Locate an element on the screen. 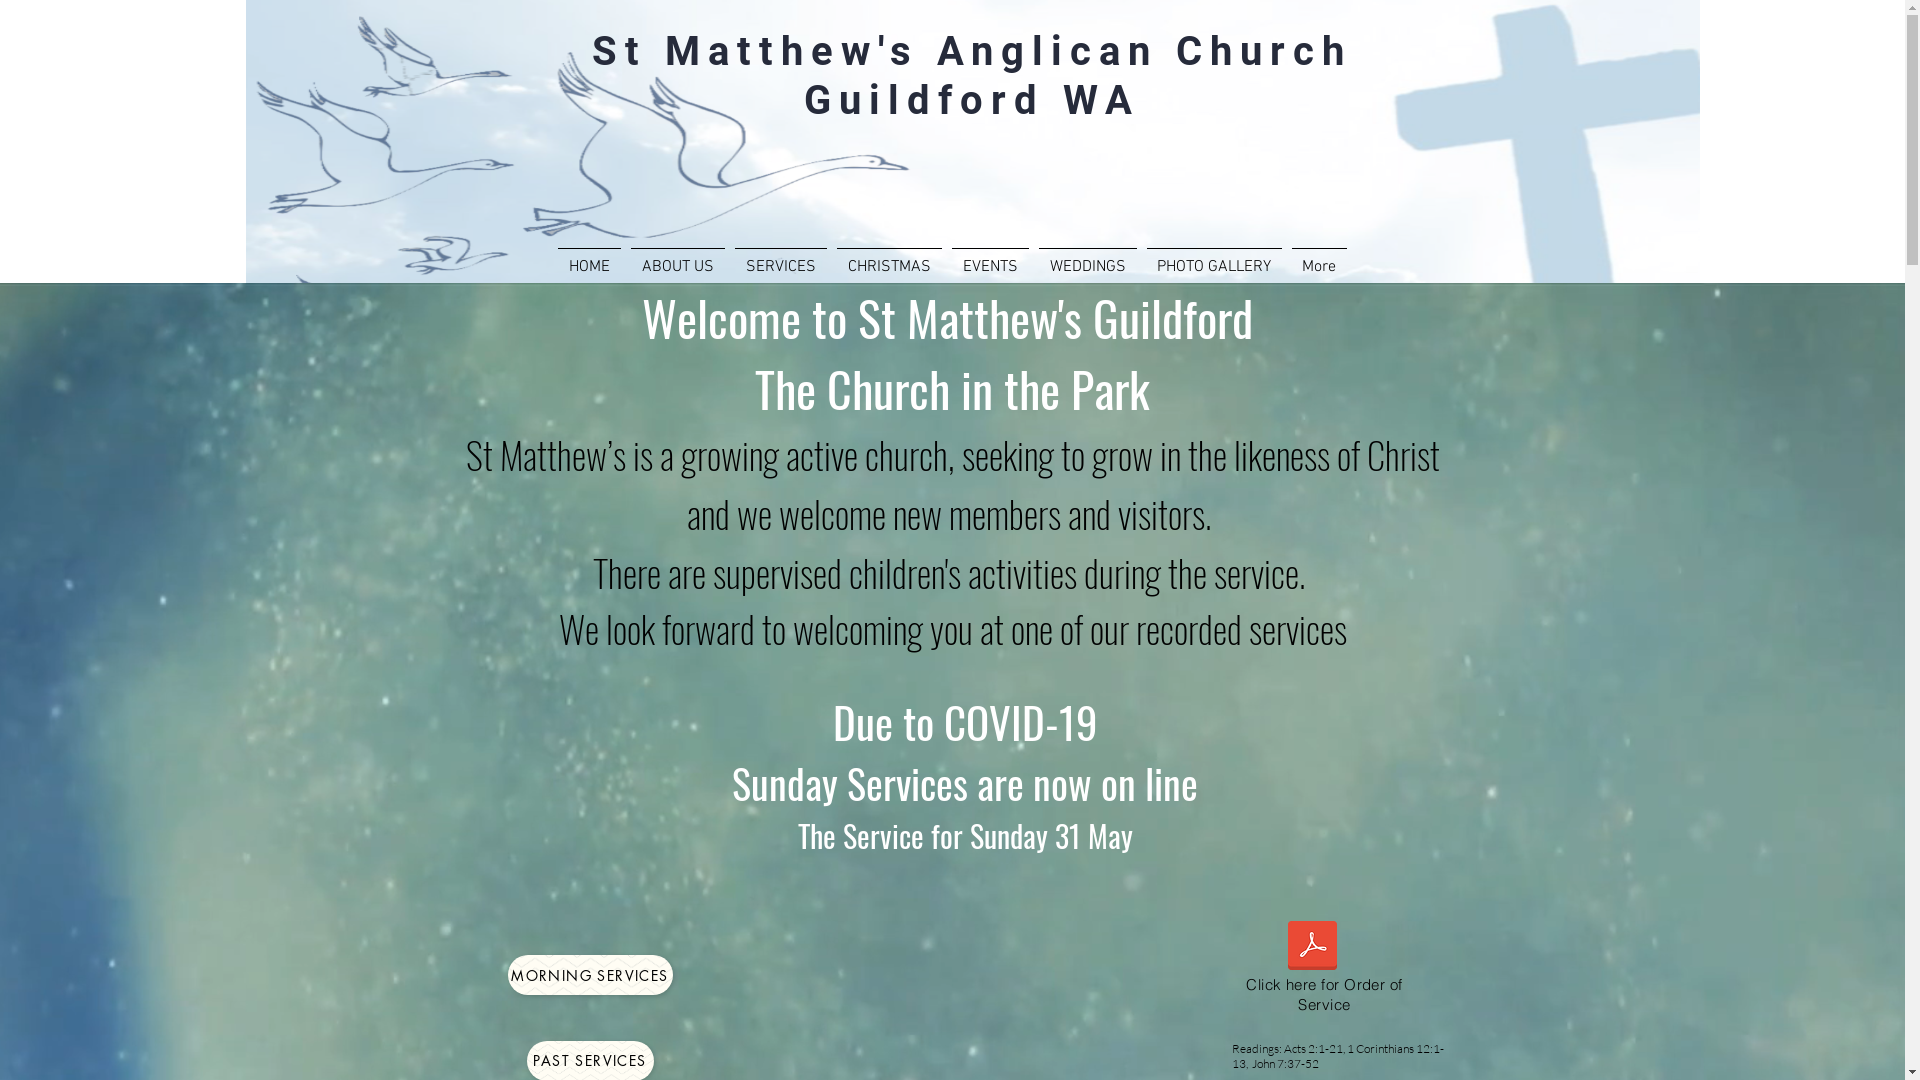  'SERVICES' is located at coordinates (780, 257).